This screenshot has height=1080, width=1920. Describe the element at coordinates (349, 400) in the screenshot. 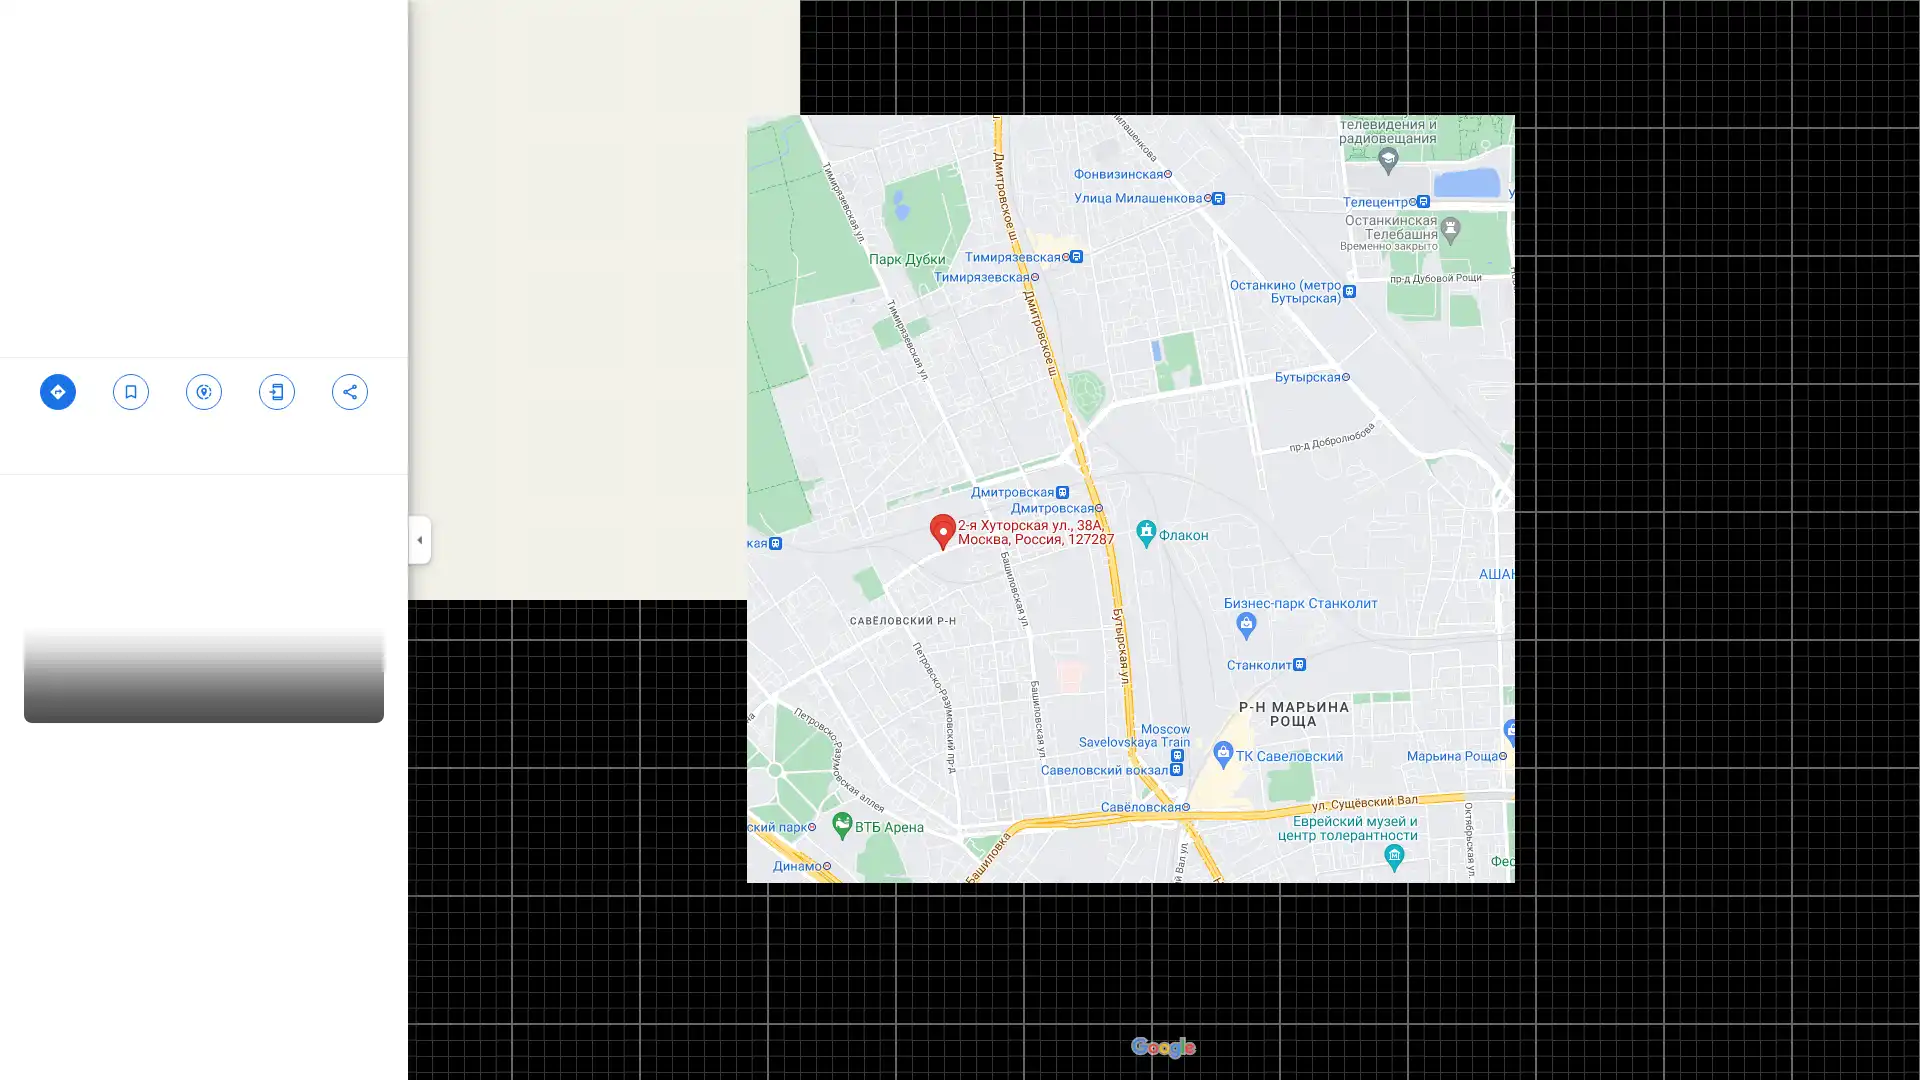

I see `: "2-  ., 38"` at that location.